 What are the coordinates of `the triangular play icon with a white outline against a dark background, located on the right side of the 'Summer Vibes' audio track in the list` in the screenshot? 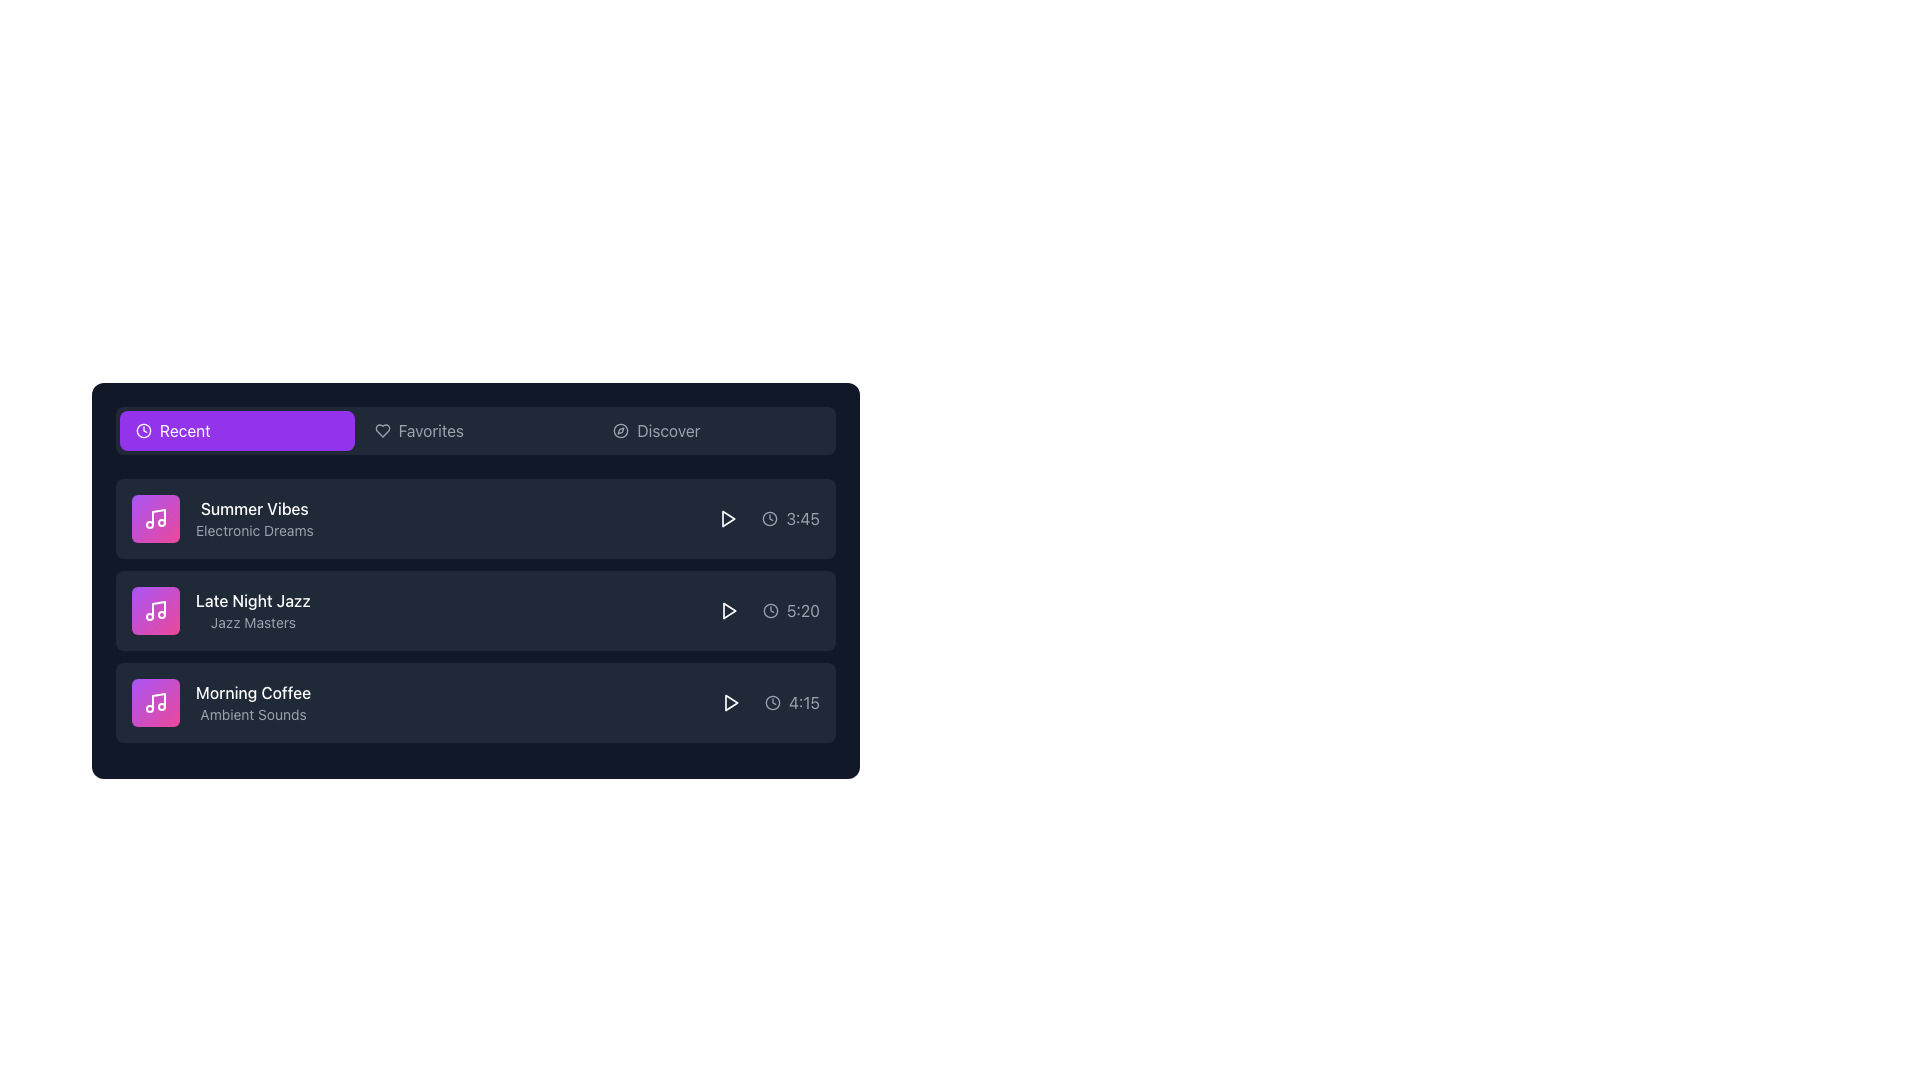 It's located at (727, 518).